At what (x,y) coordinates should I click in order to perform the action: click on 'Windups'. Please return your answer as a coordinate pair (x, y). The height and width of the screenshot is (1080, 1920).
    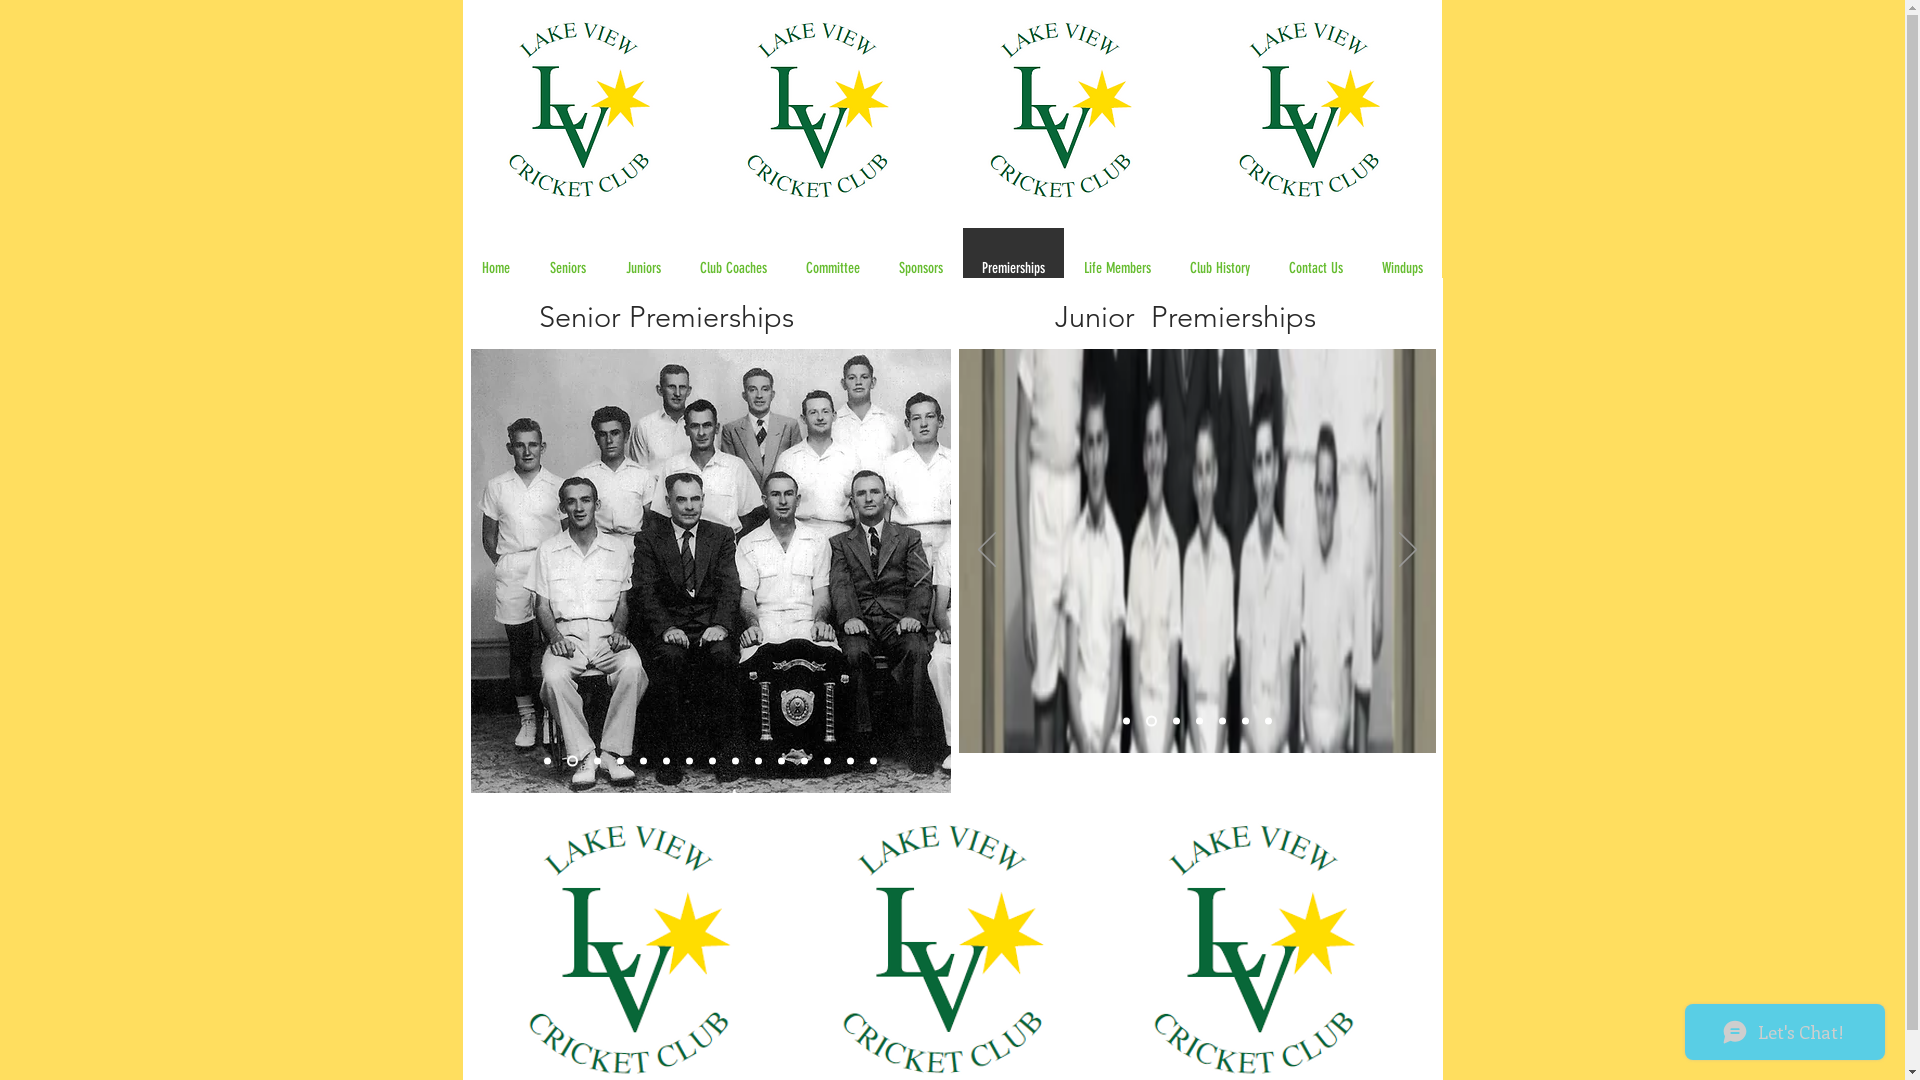
    Looking at the image, I should click on (1400, 267).